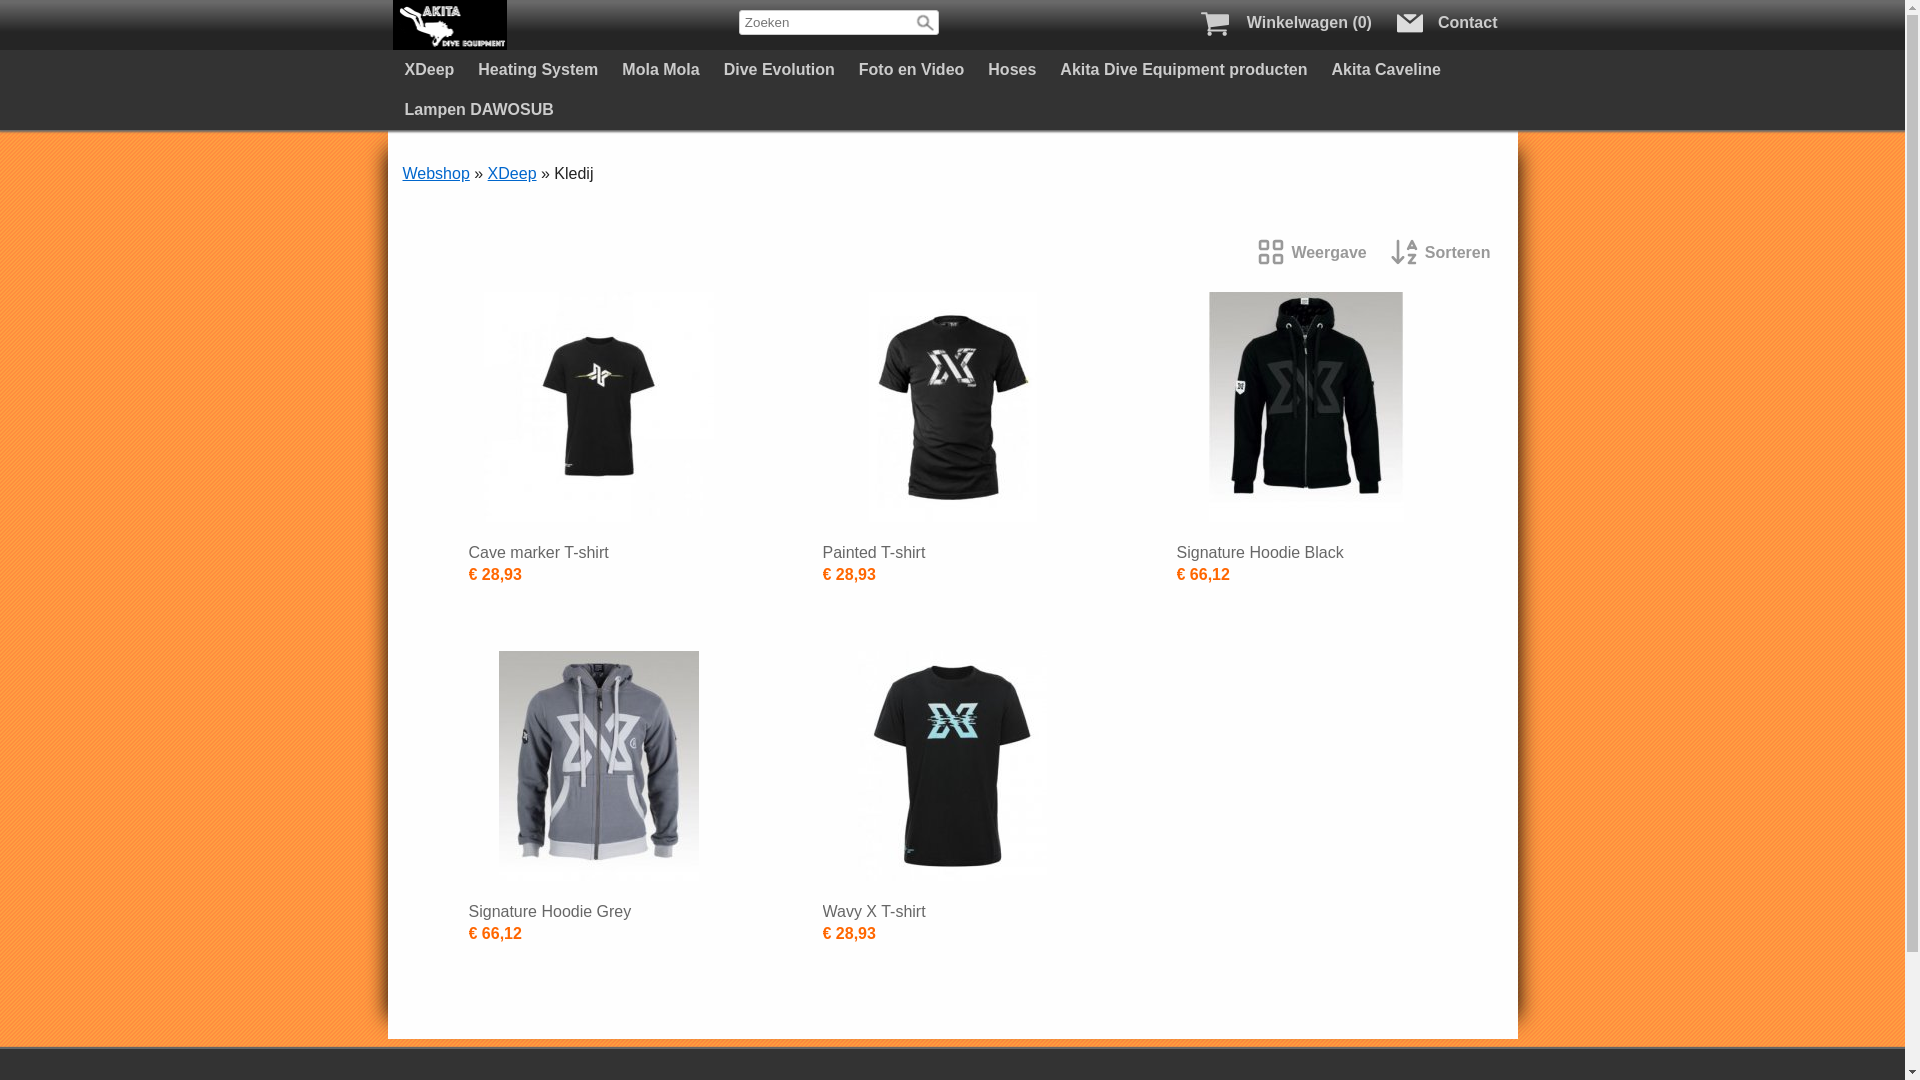 The height and width of the screenshot is (1080, 1920). What do you see at coordinates (1449, 27) in the screenshot?
I see `'Contact'` at bounding box center [1449, 27].